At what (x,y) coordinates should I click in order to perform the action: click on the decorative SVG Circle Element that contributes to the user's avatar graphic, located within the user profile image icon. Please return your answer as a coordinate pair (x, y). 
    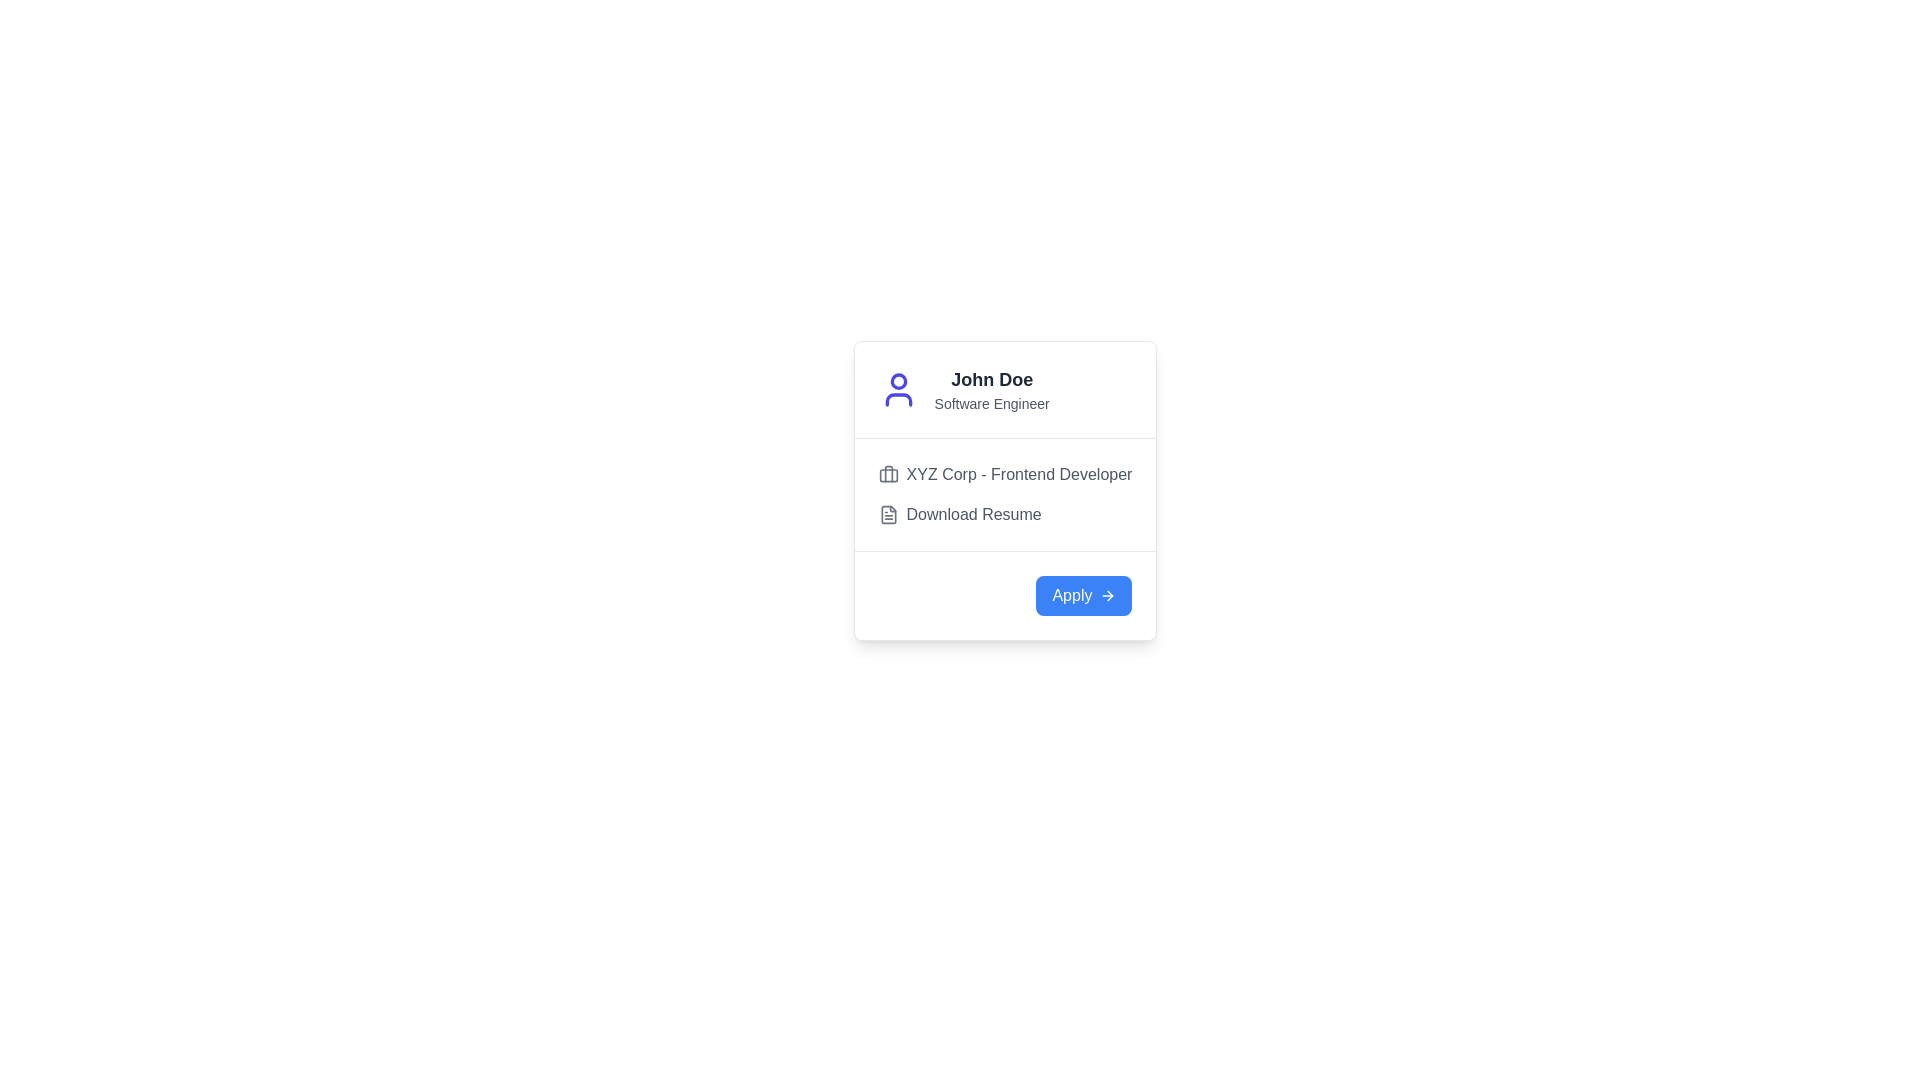
    Looking at the image, I should click on (897, 381).